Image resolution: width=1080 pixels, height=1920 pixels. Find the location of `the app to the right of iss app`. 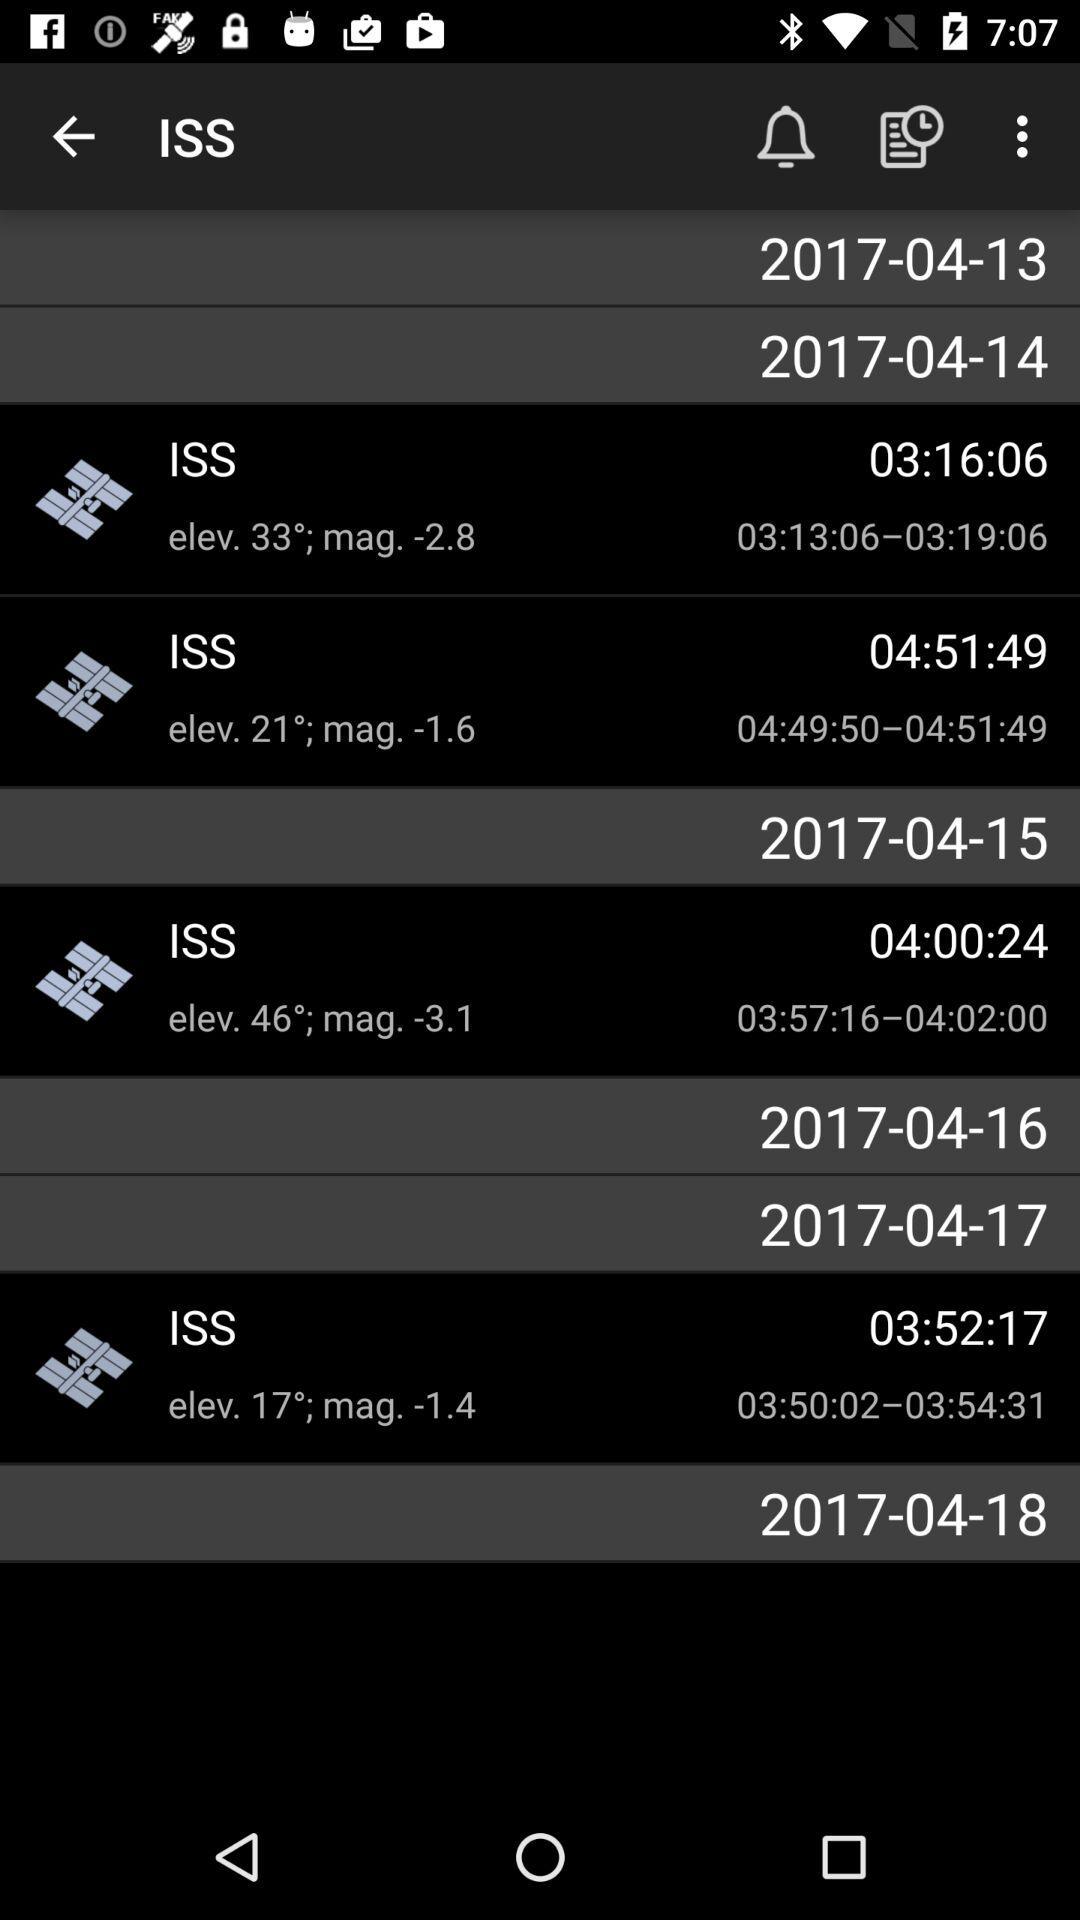

the app to the right of iss app is located at coordinates (785, 135).